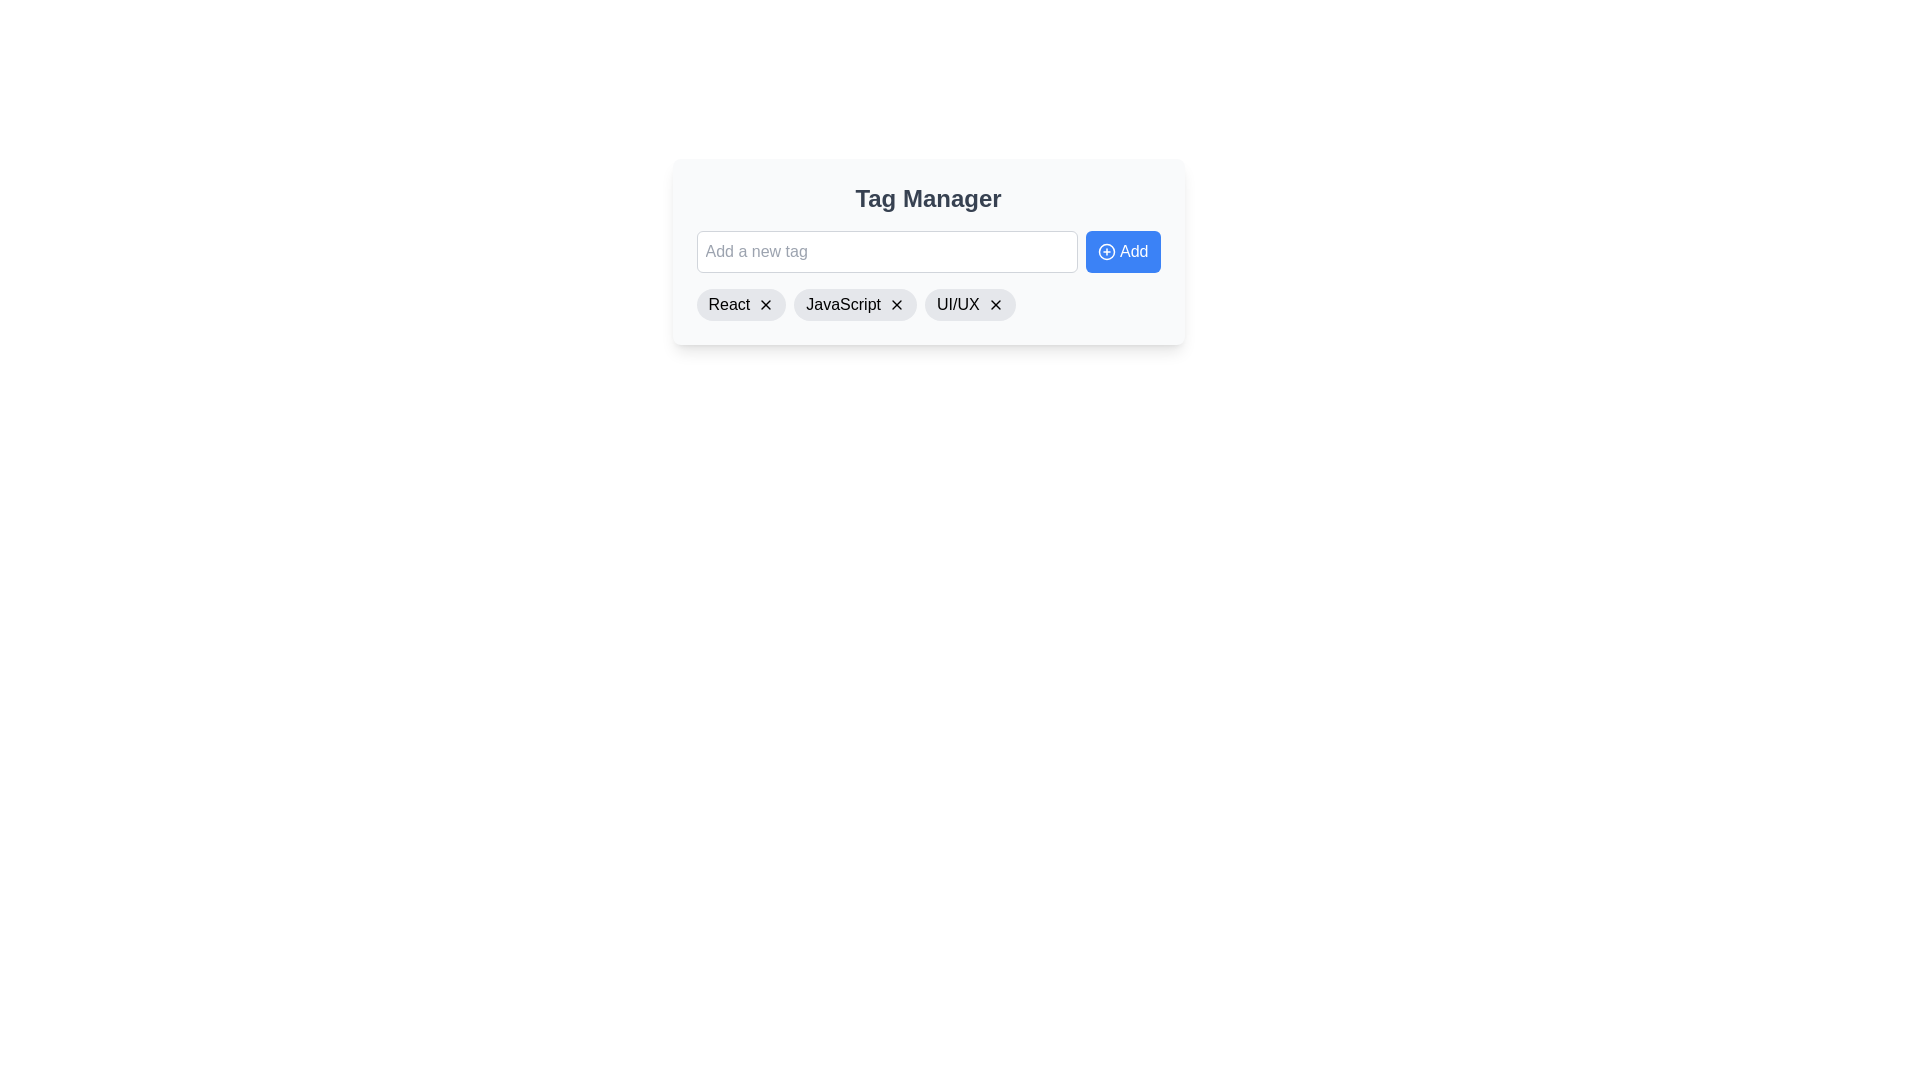 The image size is (1920, 1080). What do you see at coordinates (740, 304) in the screenshot?
I see `the first selectable tag in the Tag Manager module` at bounding box center [740, 304].